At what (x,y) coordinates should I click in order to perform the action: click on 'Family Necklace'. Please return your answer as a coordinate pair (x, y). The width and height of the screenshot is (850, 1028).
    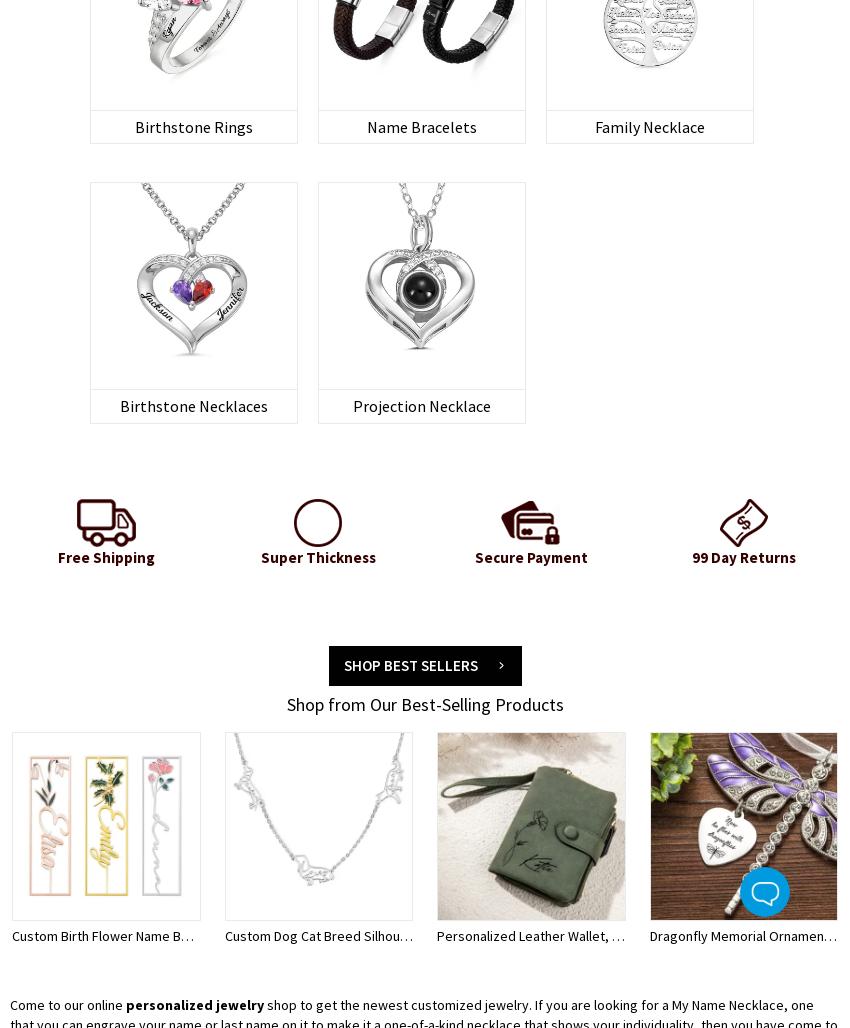
    Looking at the image, I should click on (648, 125).